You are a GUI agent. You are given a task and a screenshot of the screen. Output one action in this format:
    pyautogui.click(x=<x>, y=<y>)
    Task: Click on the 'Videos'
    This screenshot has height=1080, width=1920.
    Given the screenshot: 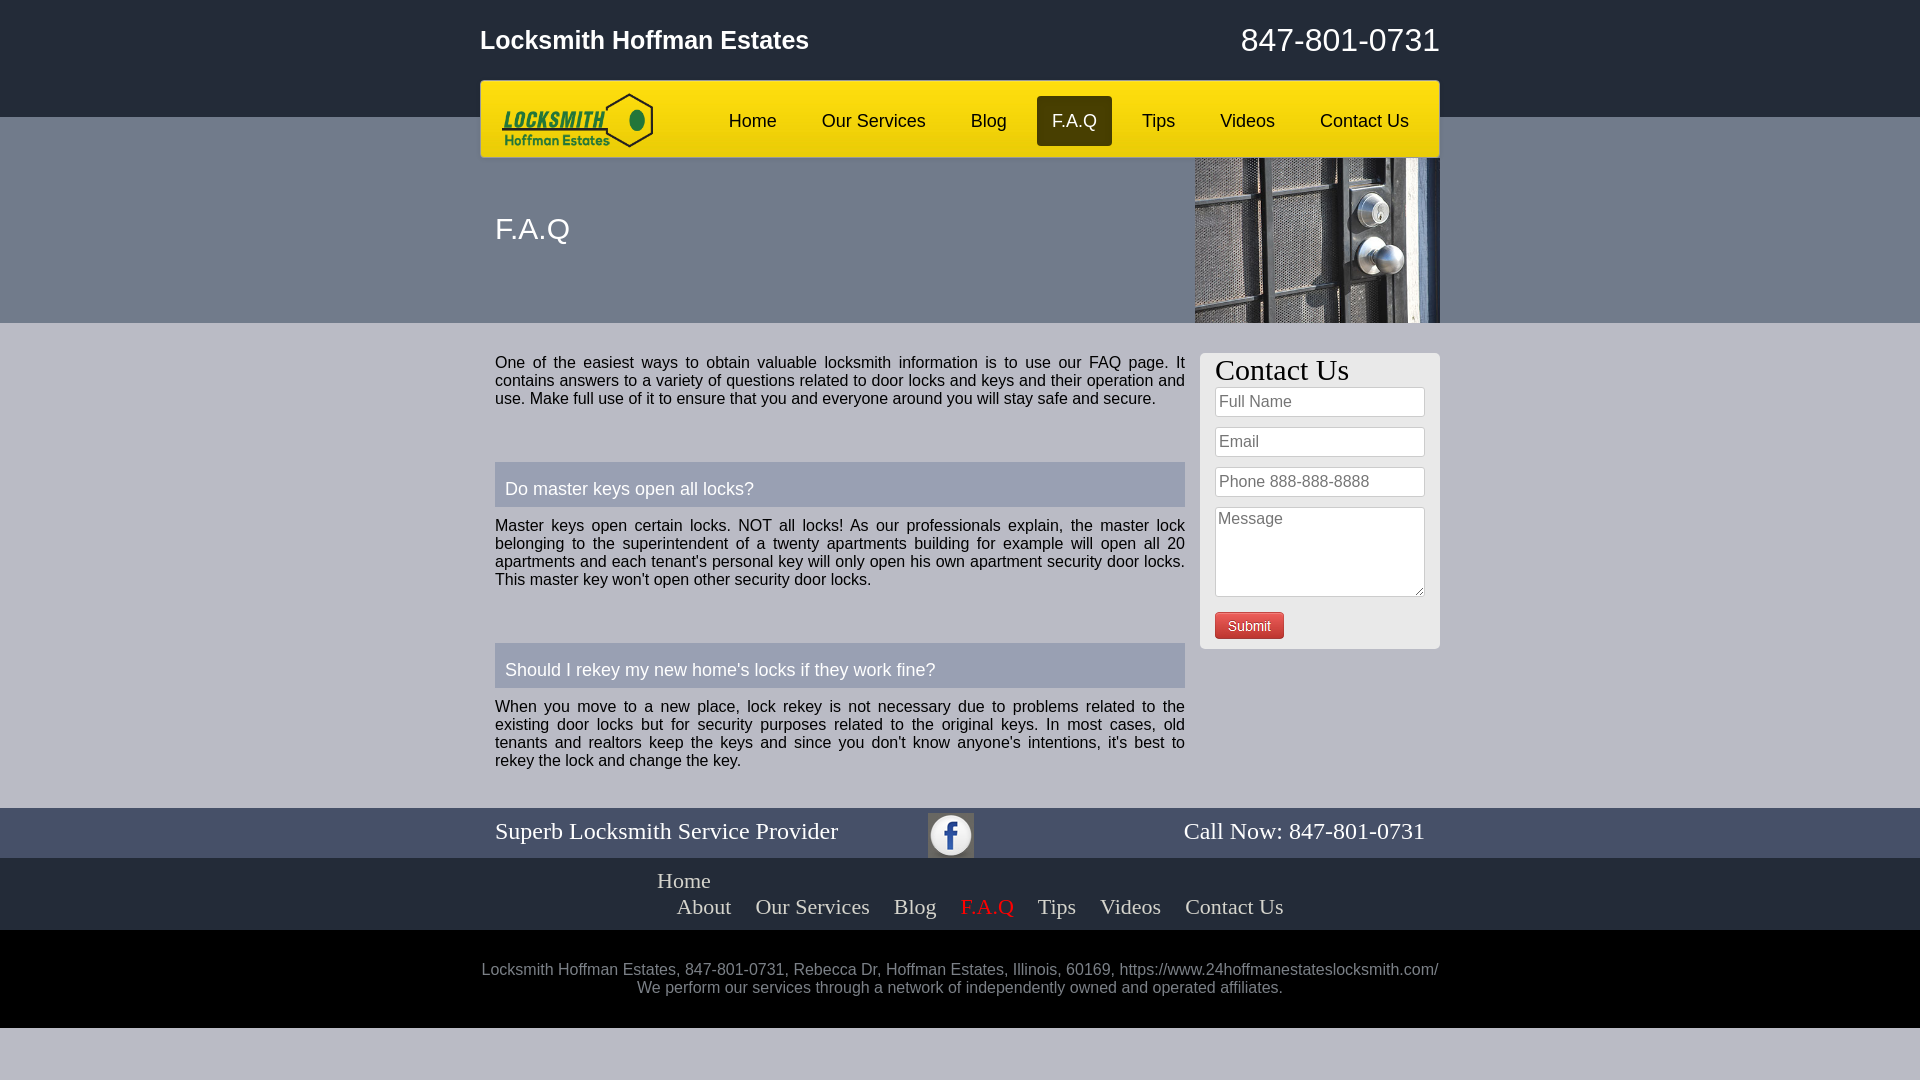 What is the action you would take?
    pyautogui.click(x=1246, y=120)
    